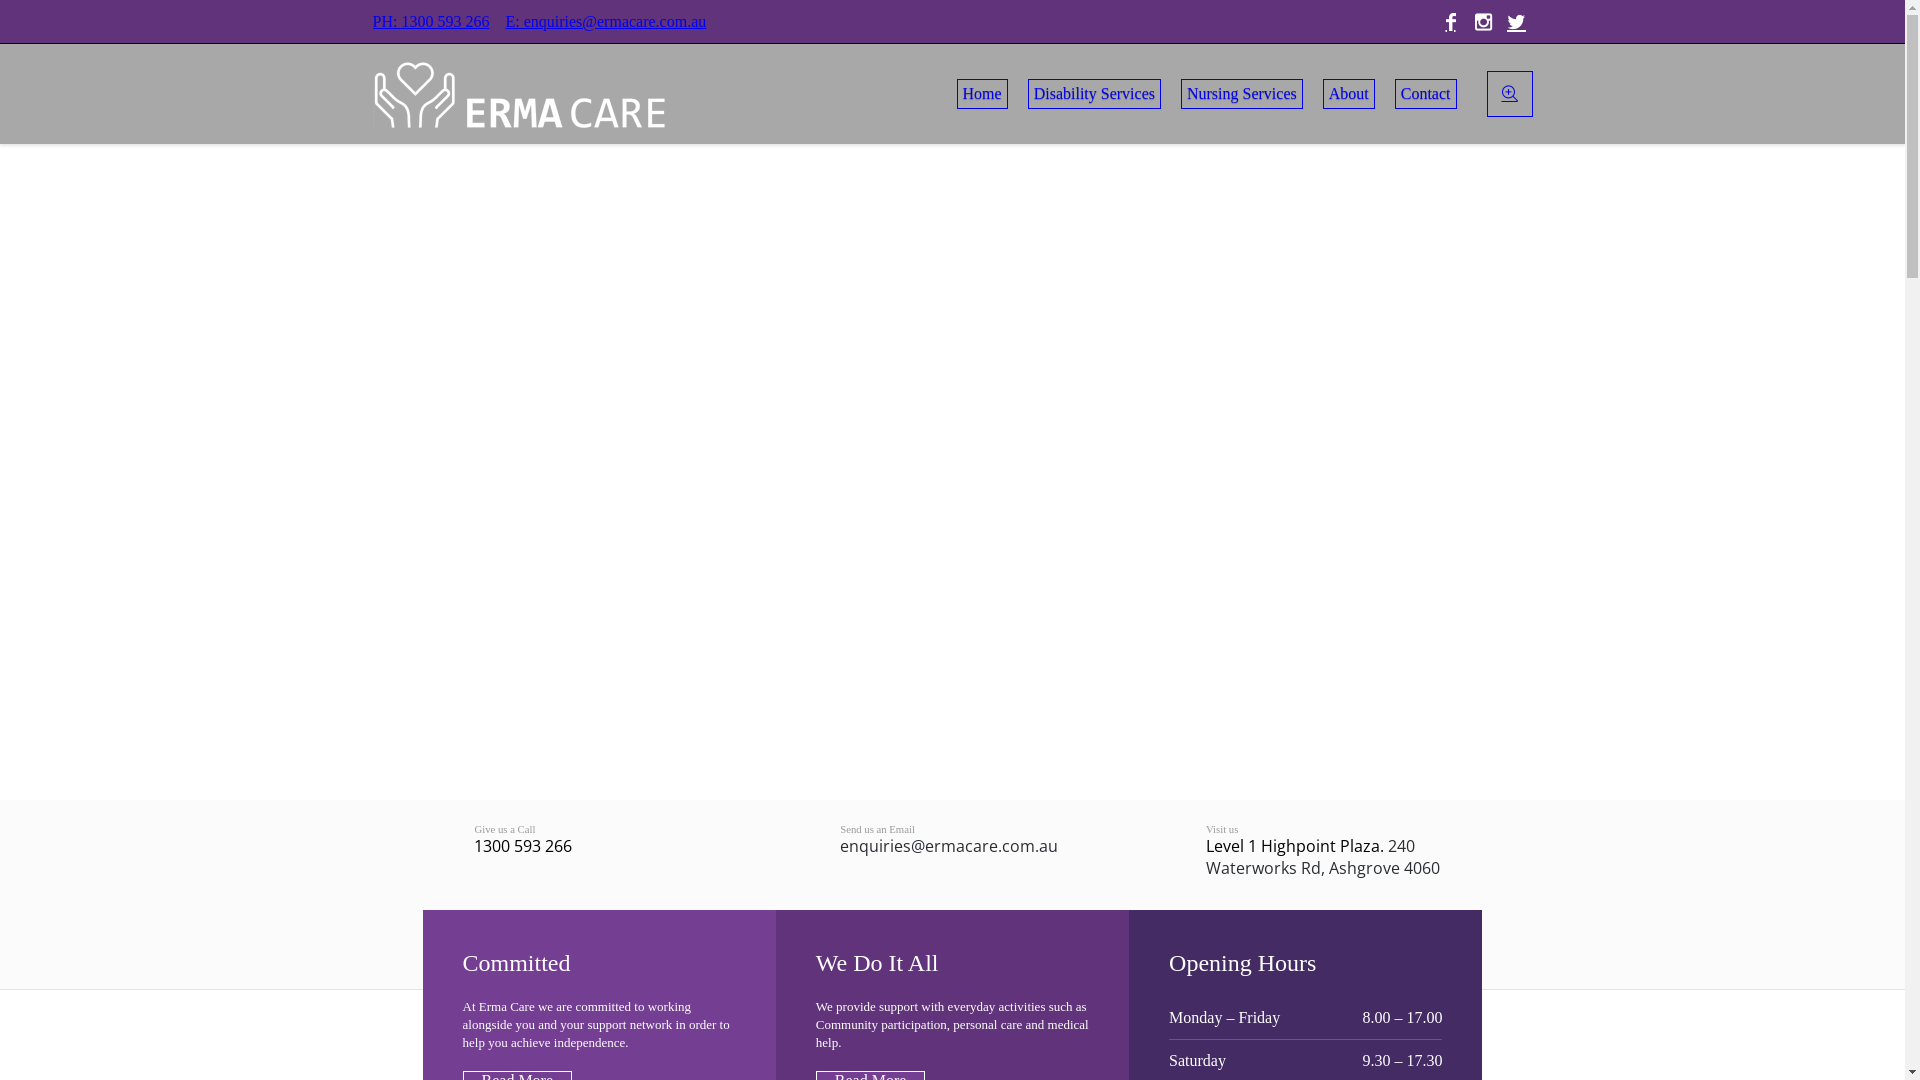  What do you see at coordinates (1241, 93) in the screenshot?
I see `'Nursing Services'` at bounding box center [1241, 93].